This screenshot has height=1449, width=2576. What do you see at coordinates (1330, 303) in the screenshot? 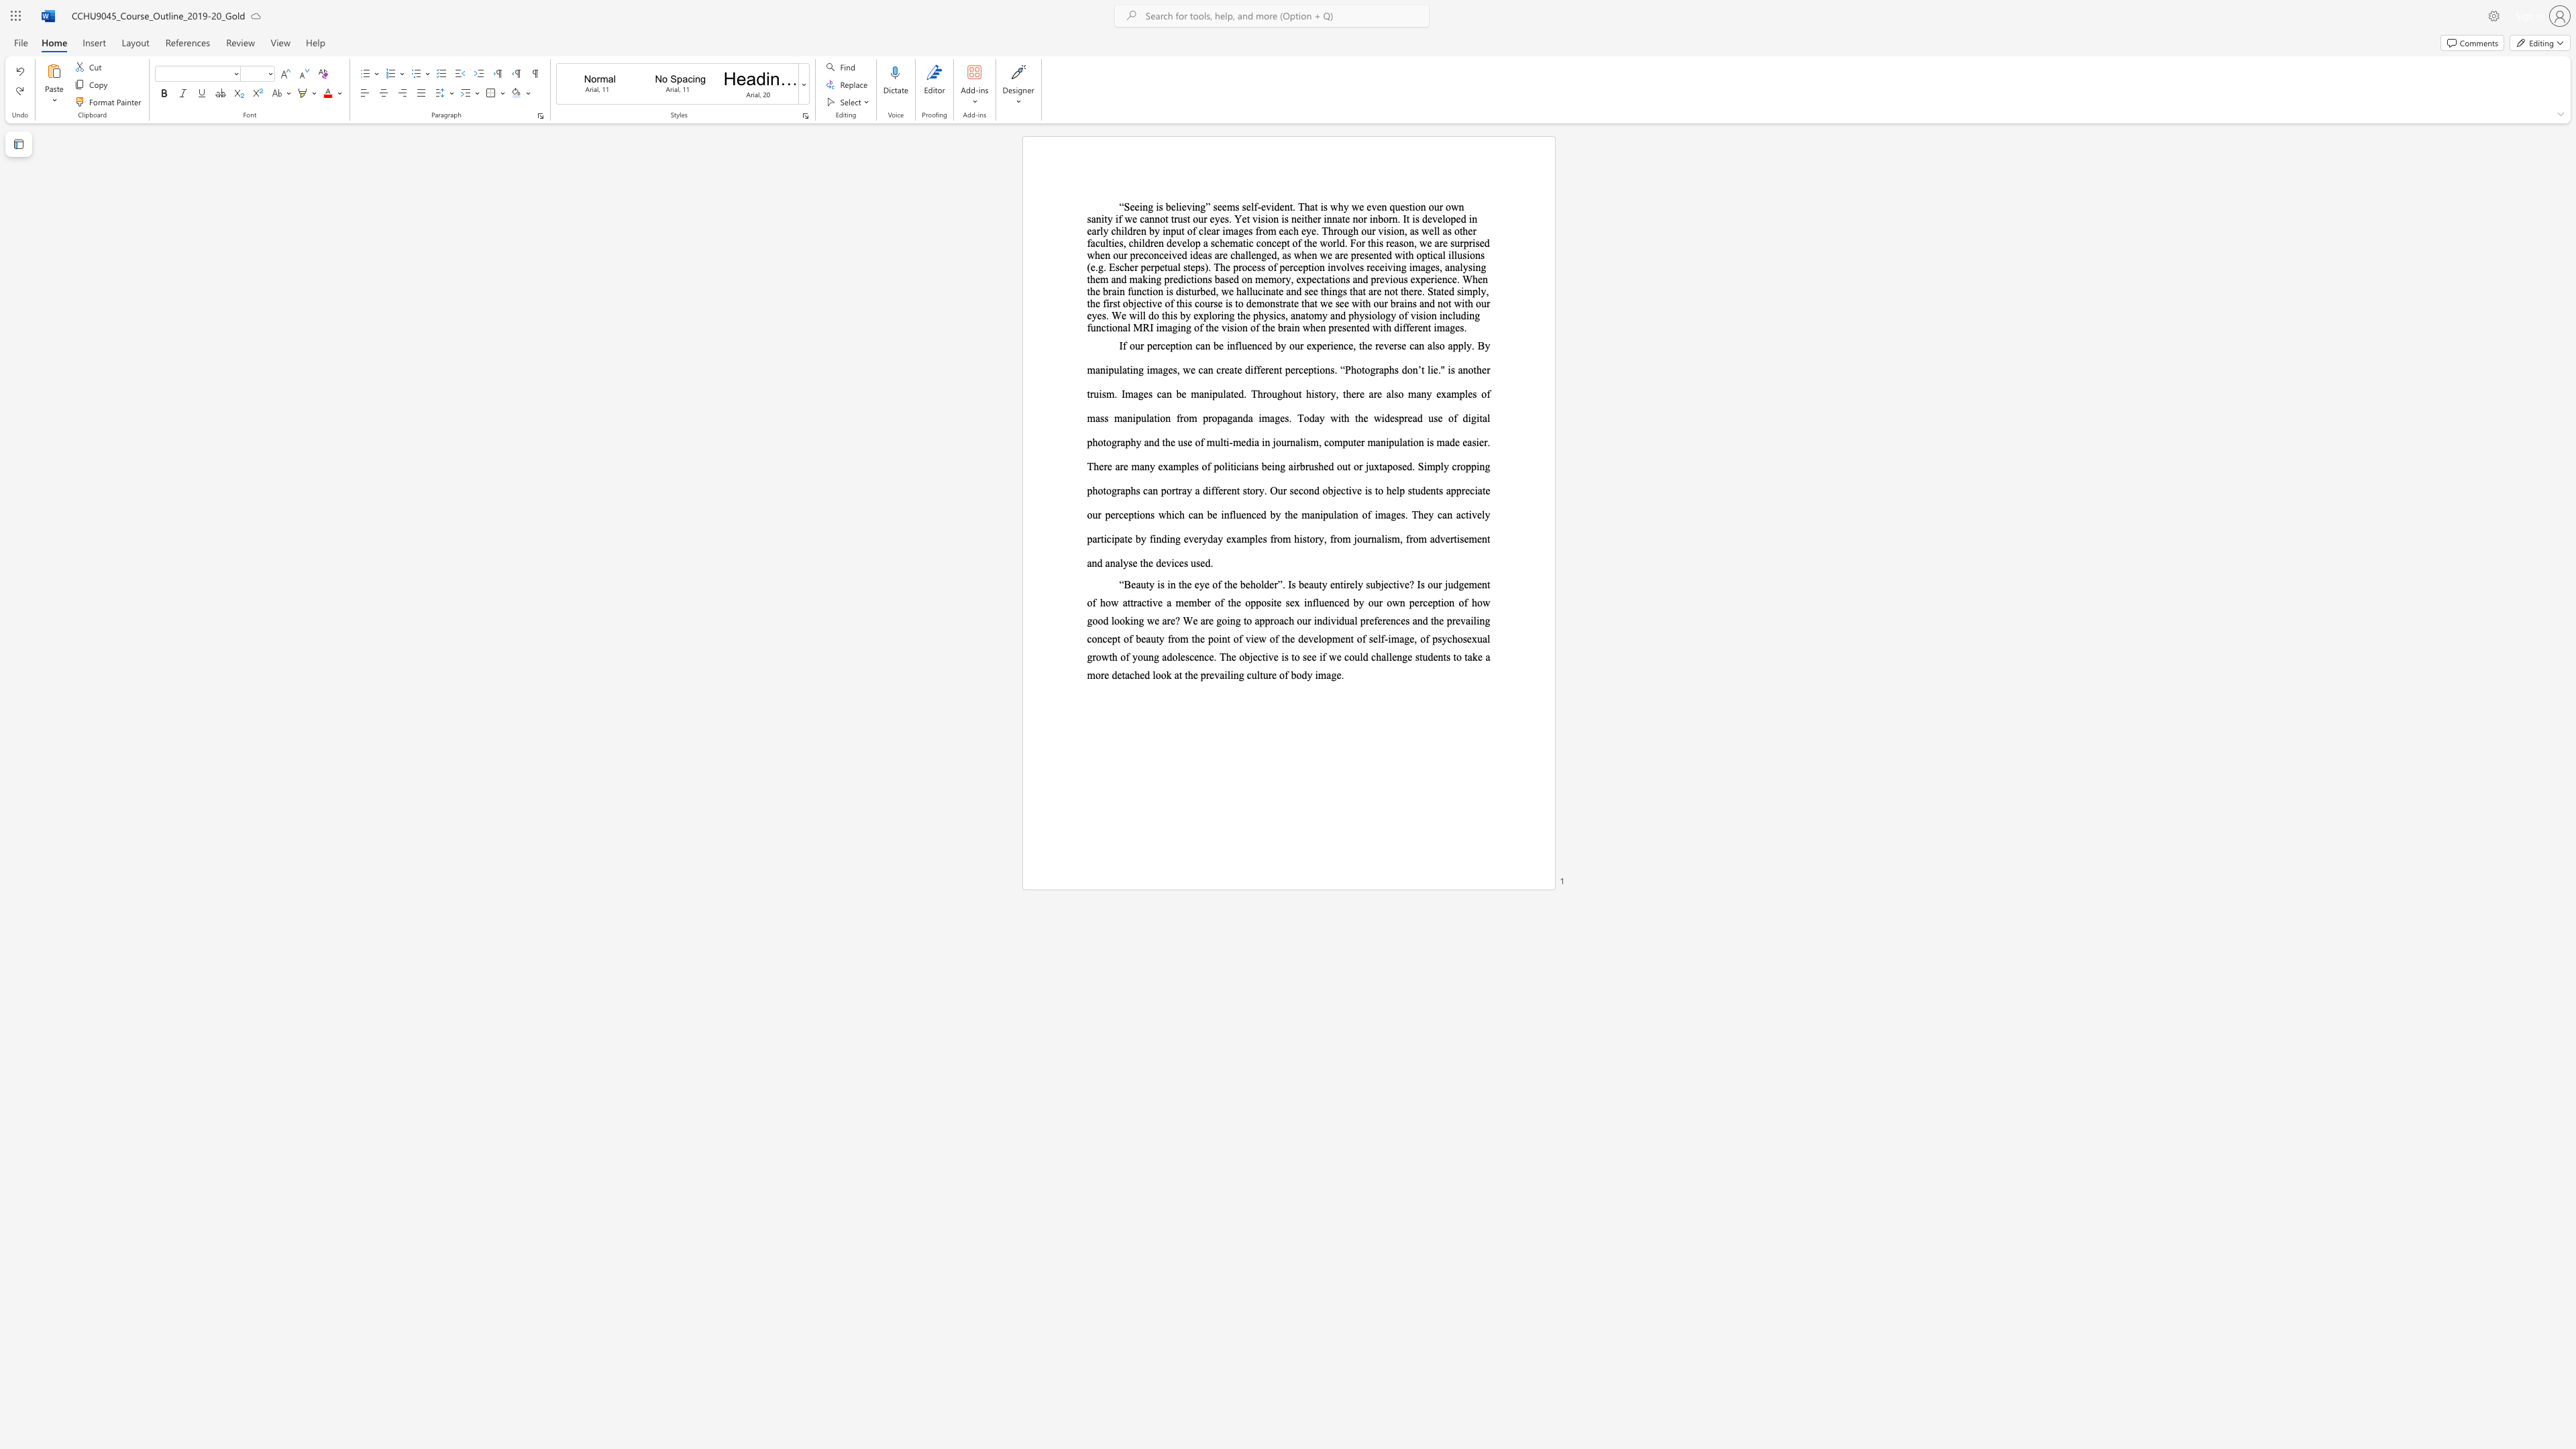
I see `the 33th character "e" in the text` at bounding box center [1330, 303].